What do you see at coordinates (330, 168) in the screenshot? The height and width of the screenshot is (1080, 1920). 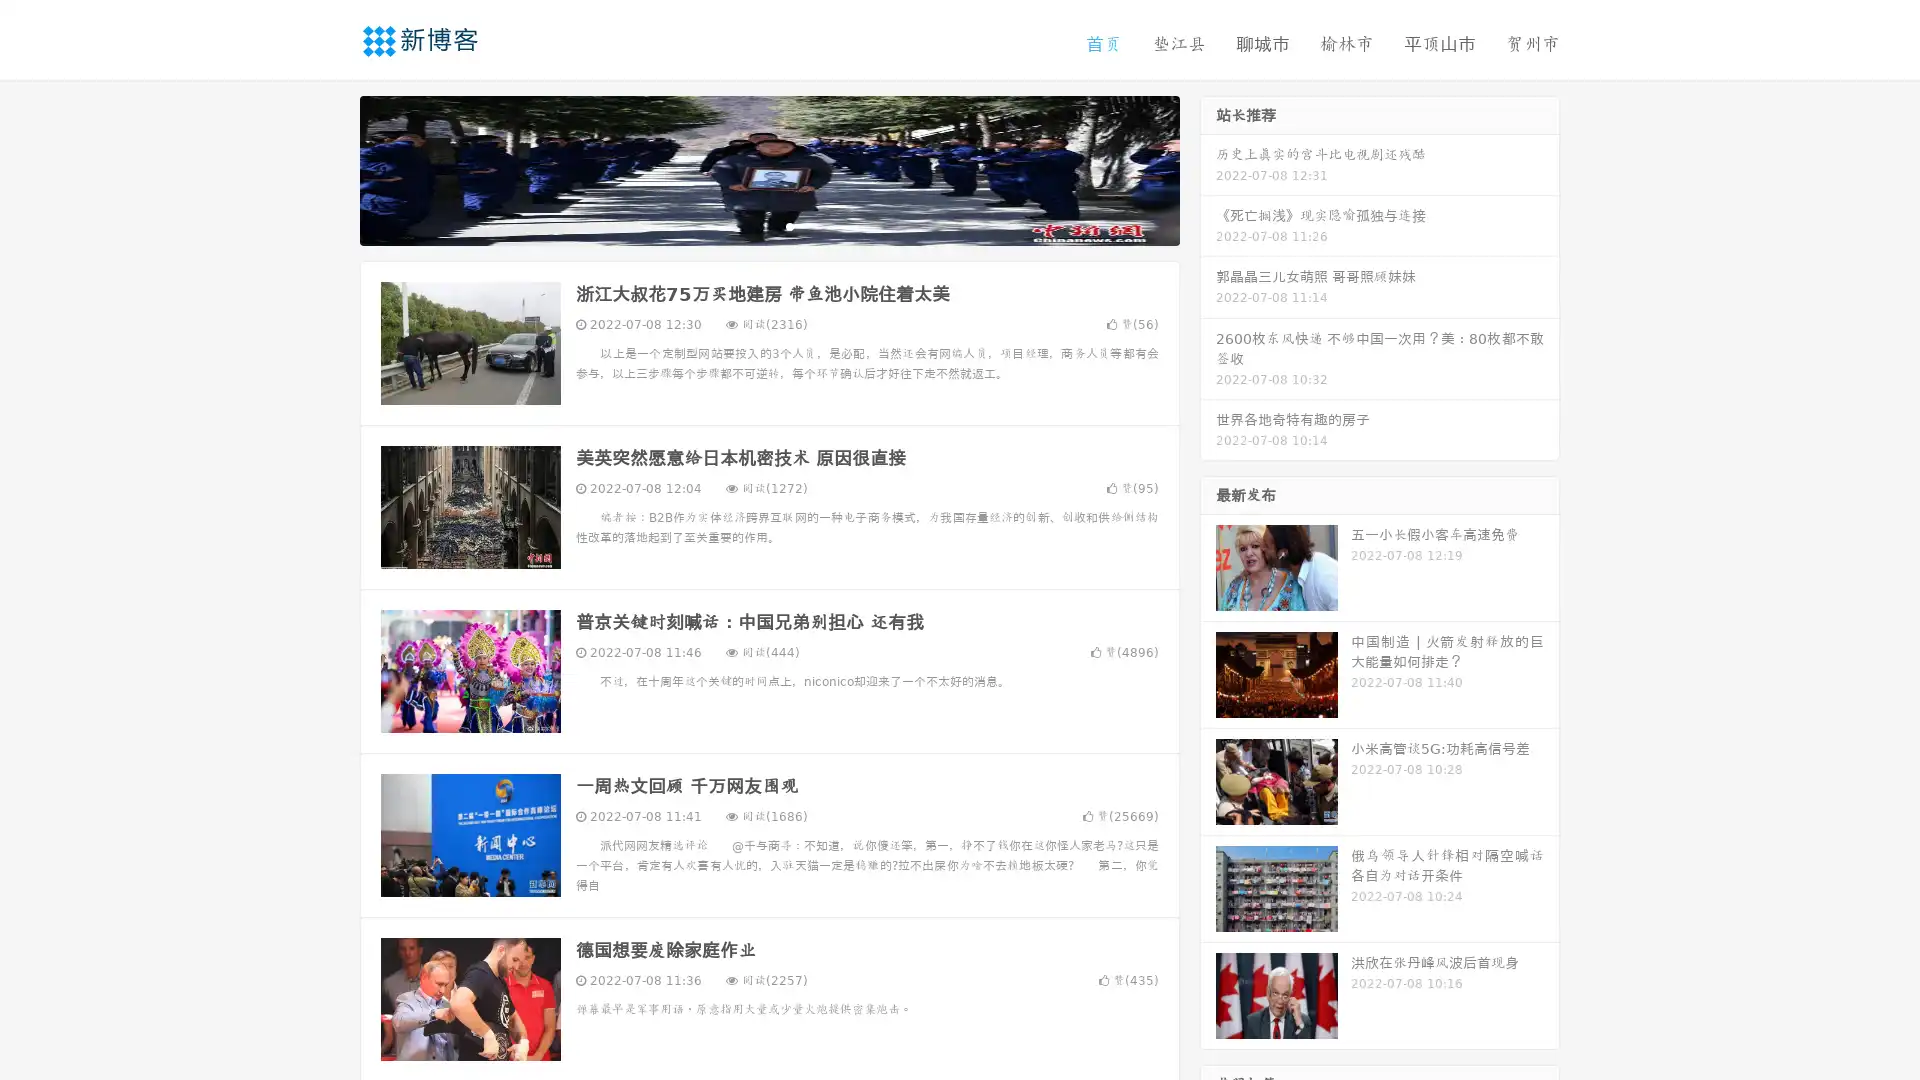 I see `Previous slide` at bounding box center [330, 168].